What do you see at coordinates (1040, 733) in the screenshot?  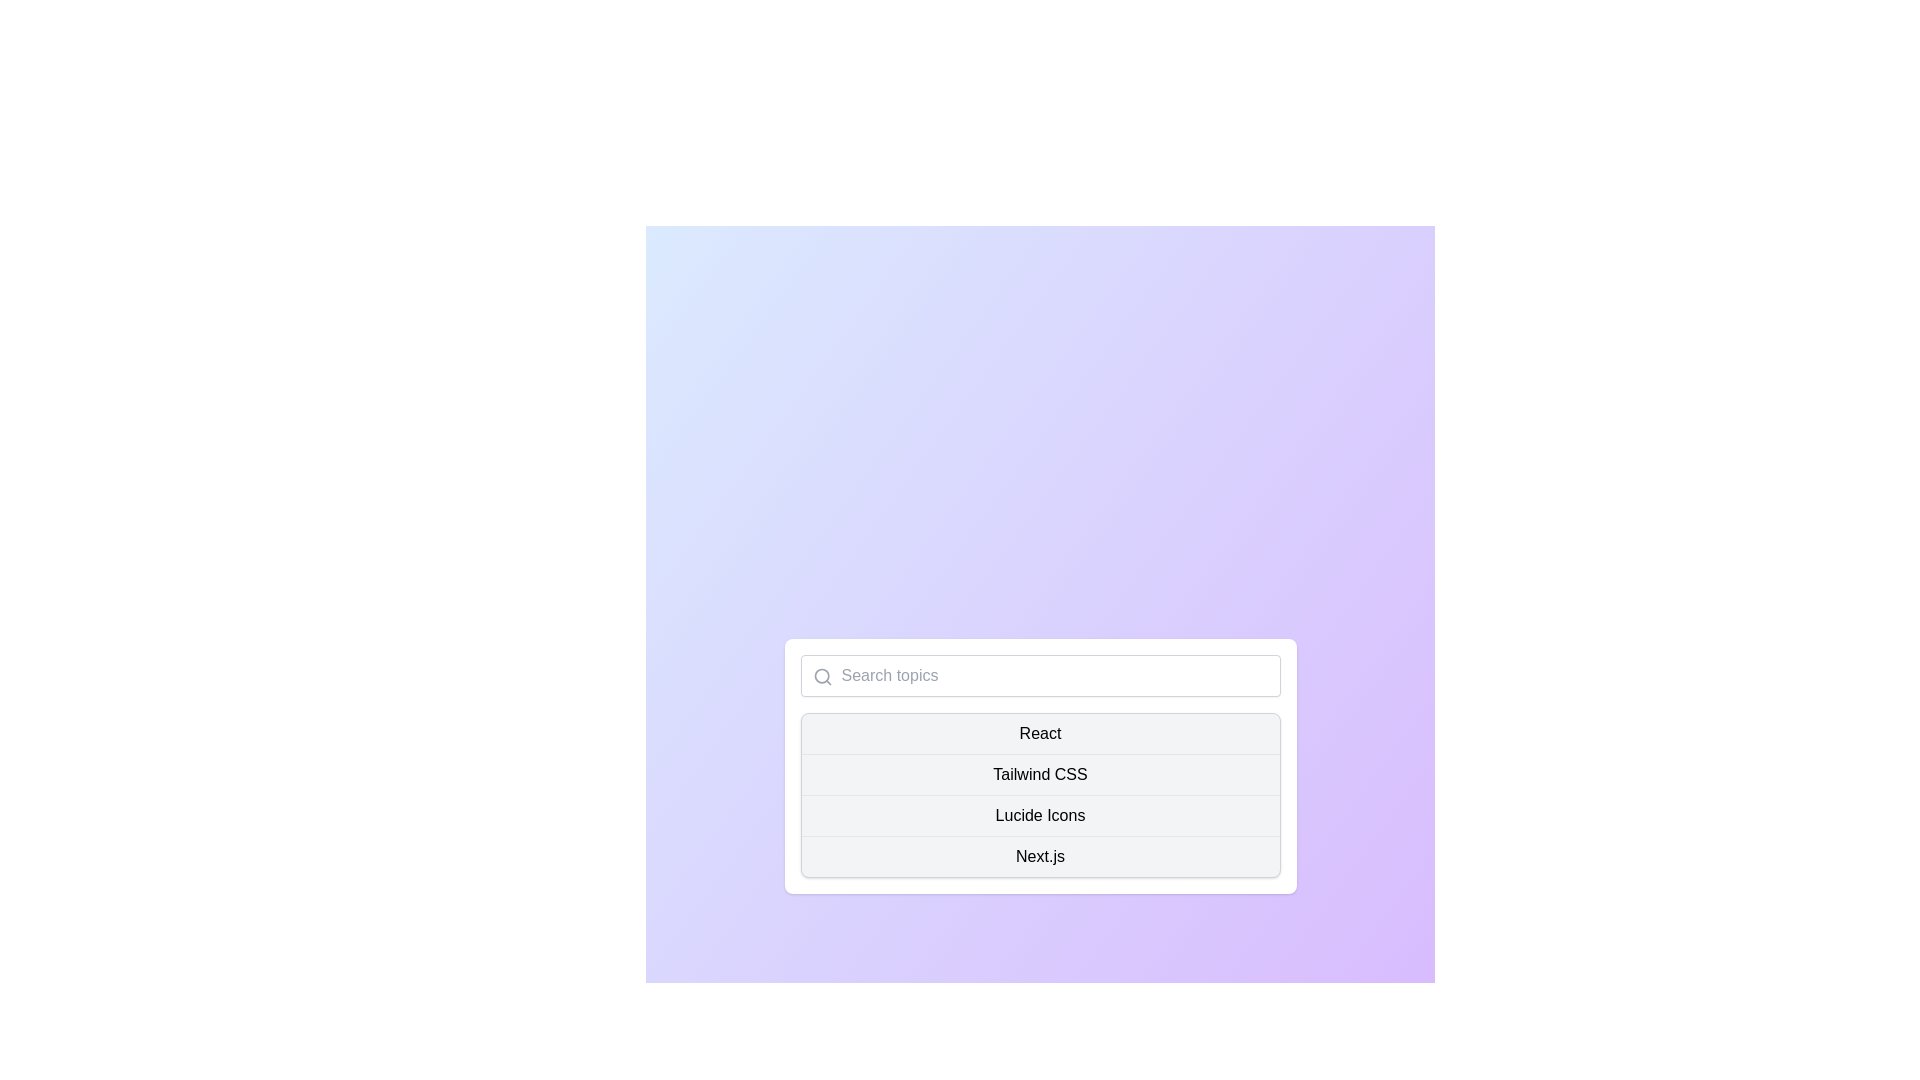 I see `the first selectable option in the dropdown menu labeled 'React'` at bounding box center [1040, 733].